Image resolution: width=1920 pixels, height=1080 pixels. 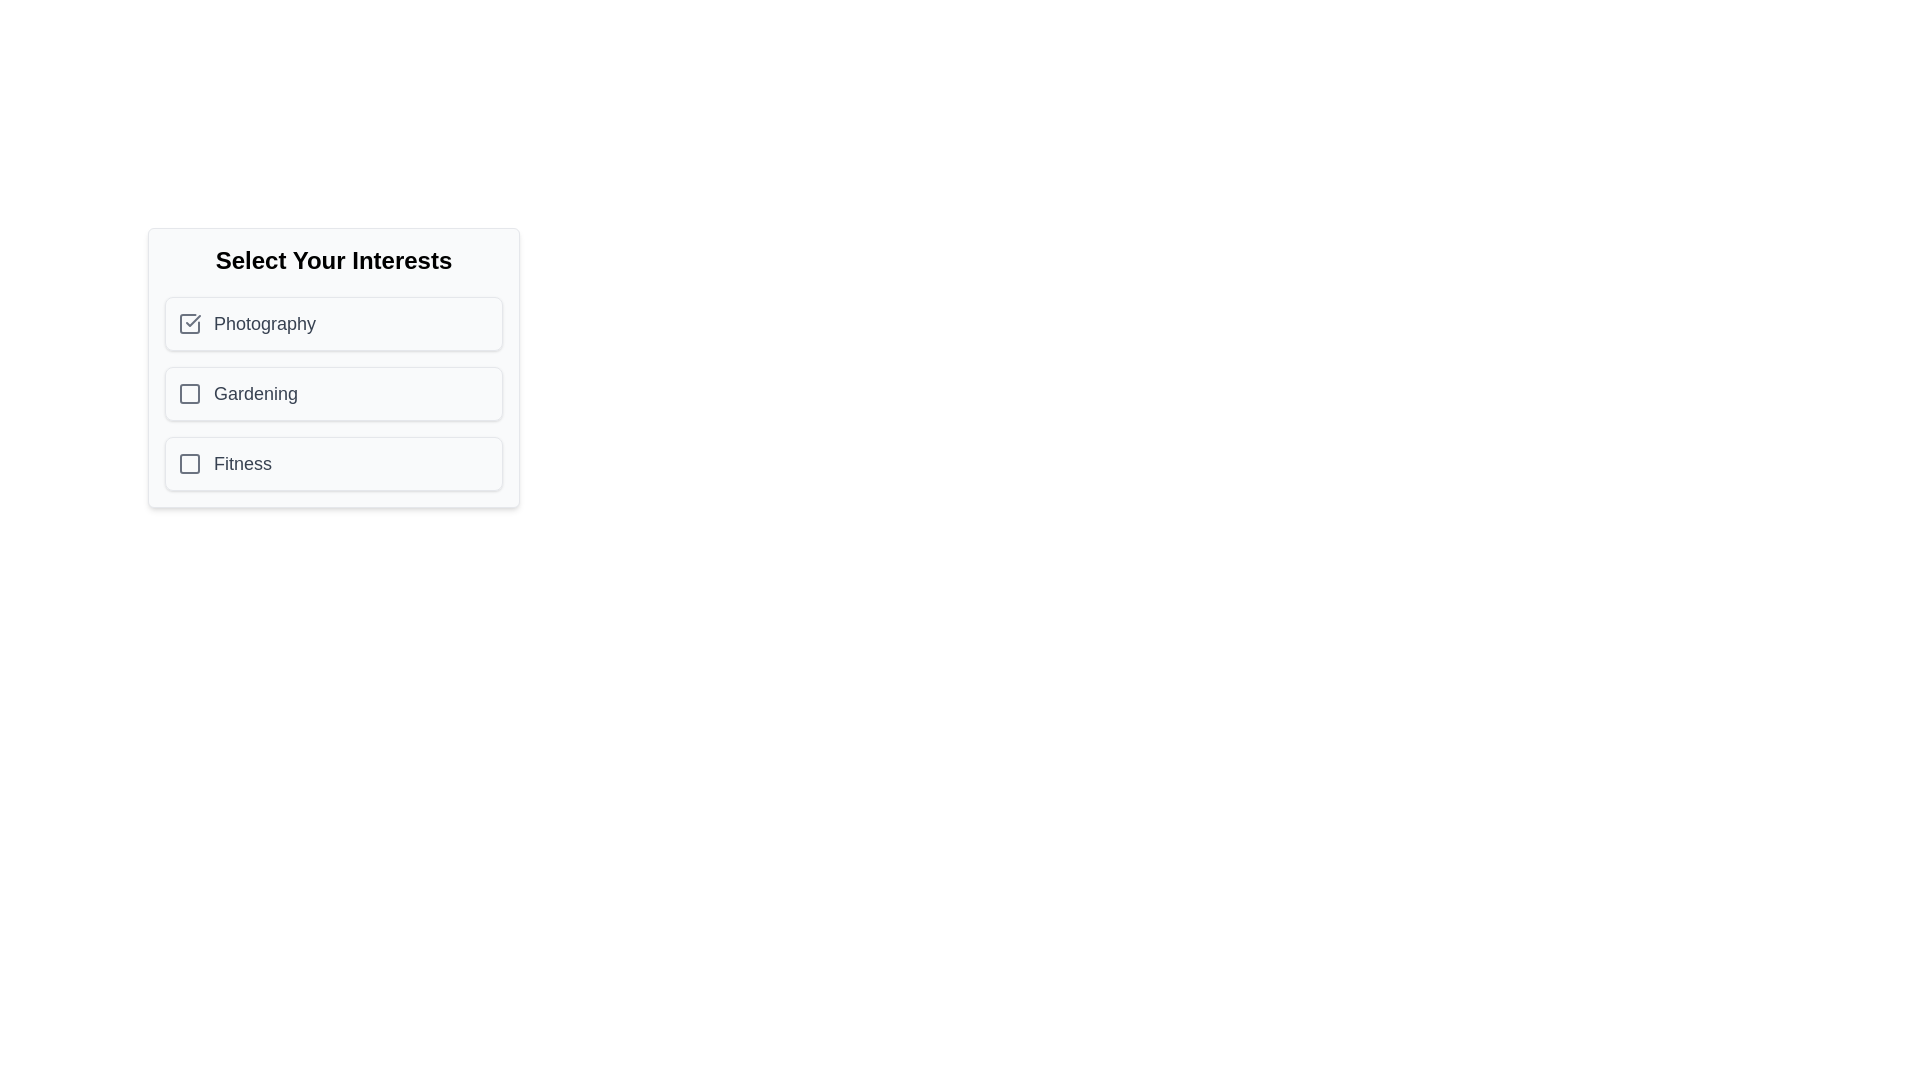 What do you see at coordinates (334, 323) in the screenshot?
I see `the 'Photography' interest to deselect it` at bounding box center [334, 323].